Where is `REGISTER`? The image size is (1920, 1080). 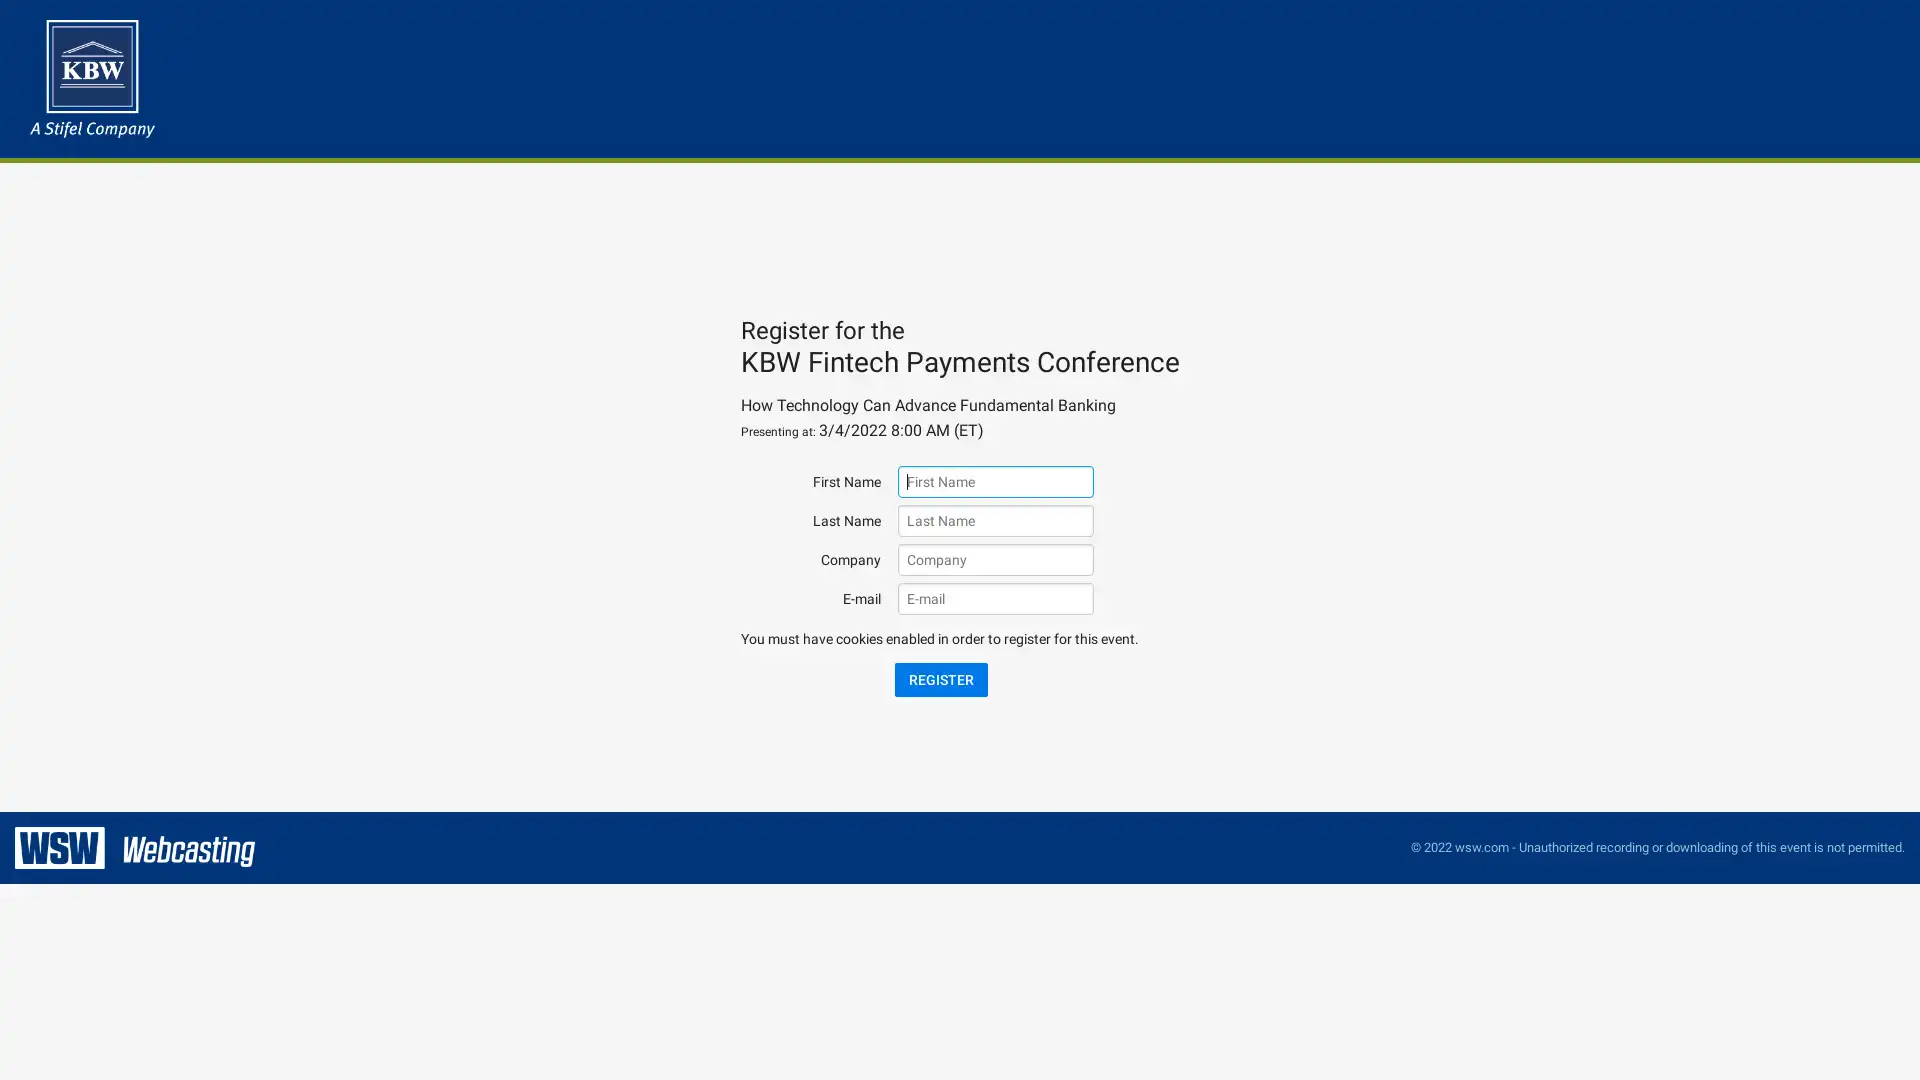 REGISTER is located at coordinates (939, 677).